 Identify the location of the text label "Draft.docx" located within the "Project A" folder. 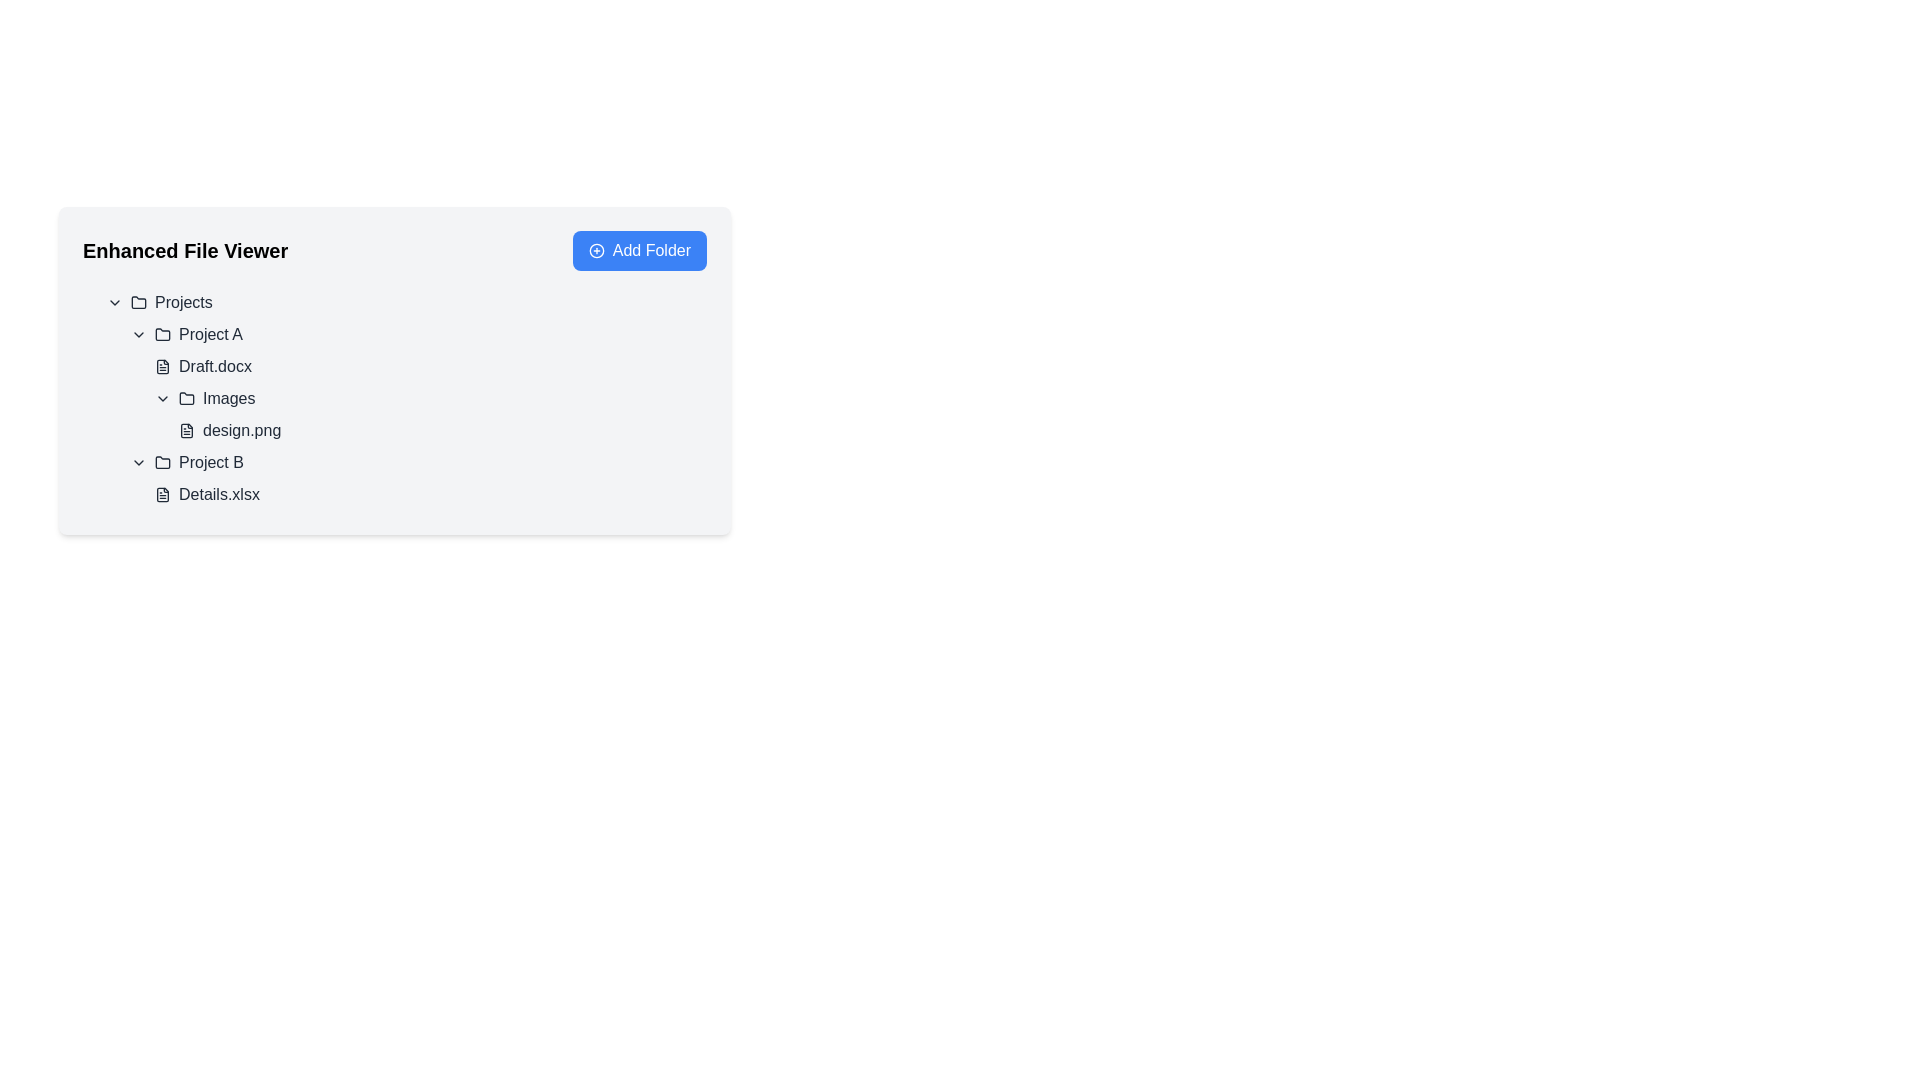
(215, 366).